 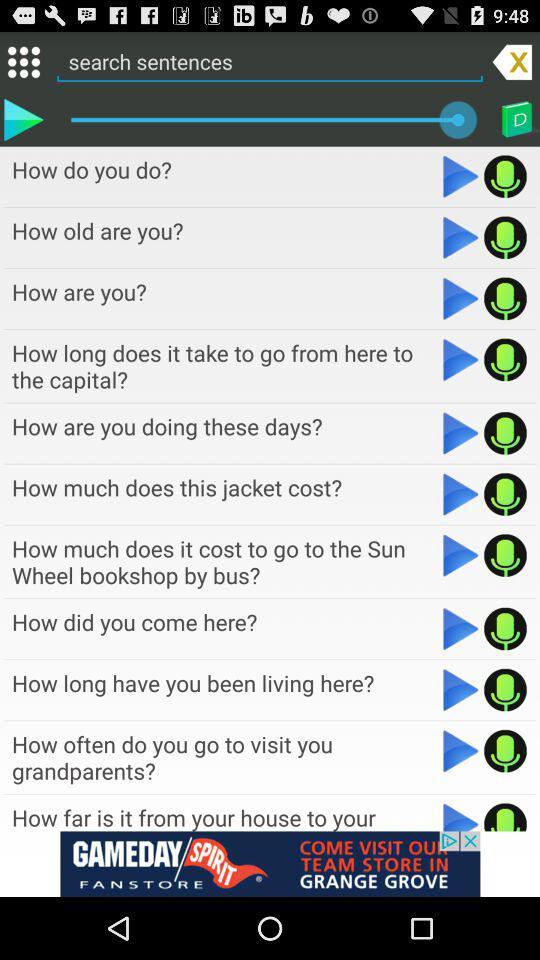 I want to click on search sentences how are you doing these days, so click(x=461, y=433).